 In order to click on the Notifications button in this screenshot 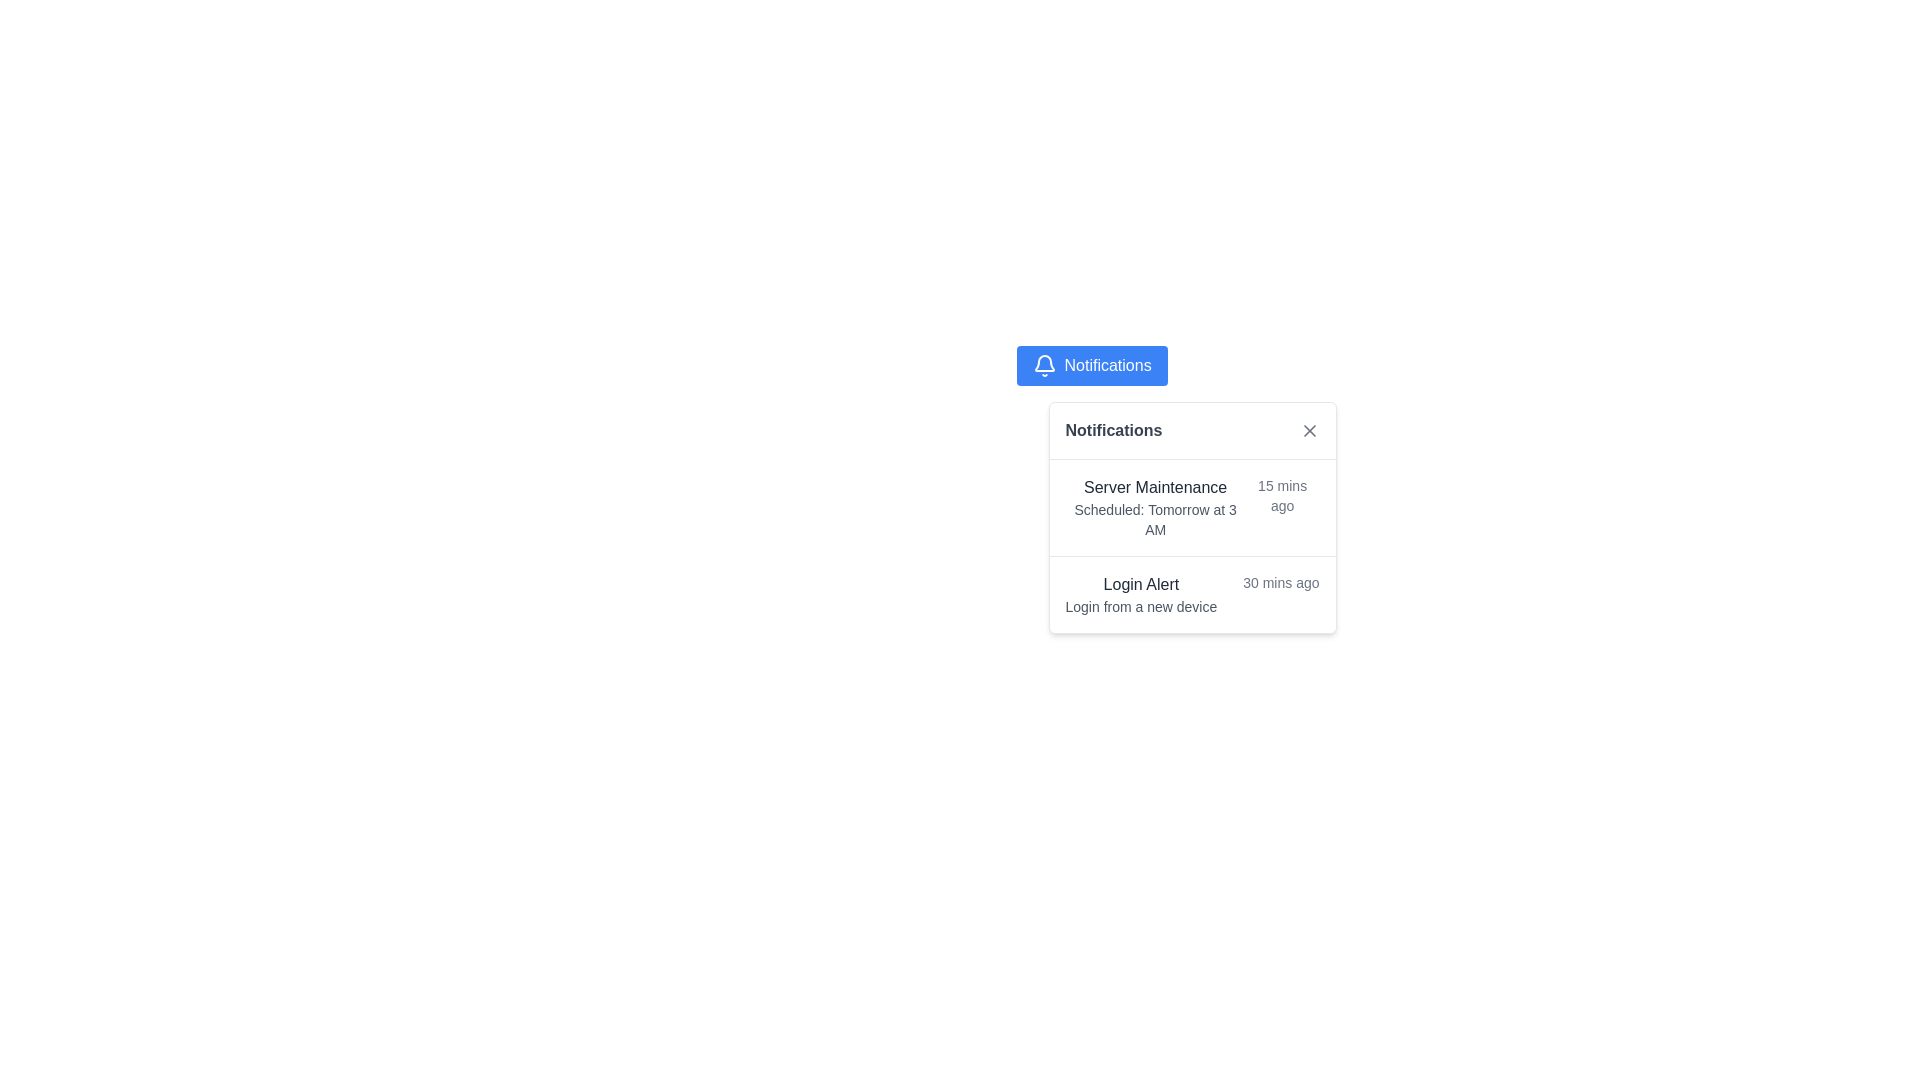, I will do `click(1043, 363)`.